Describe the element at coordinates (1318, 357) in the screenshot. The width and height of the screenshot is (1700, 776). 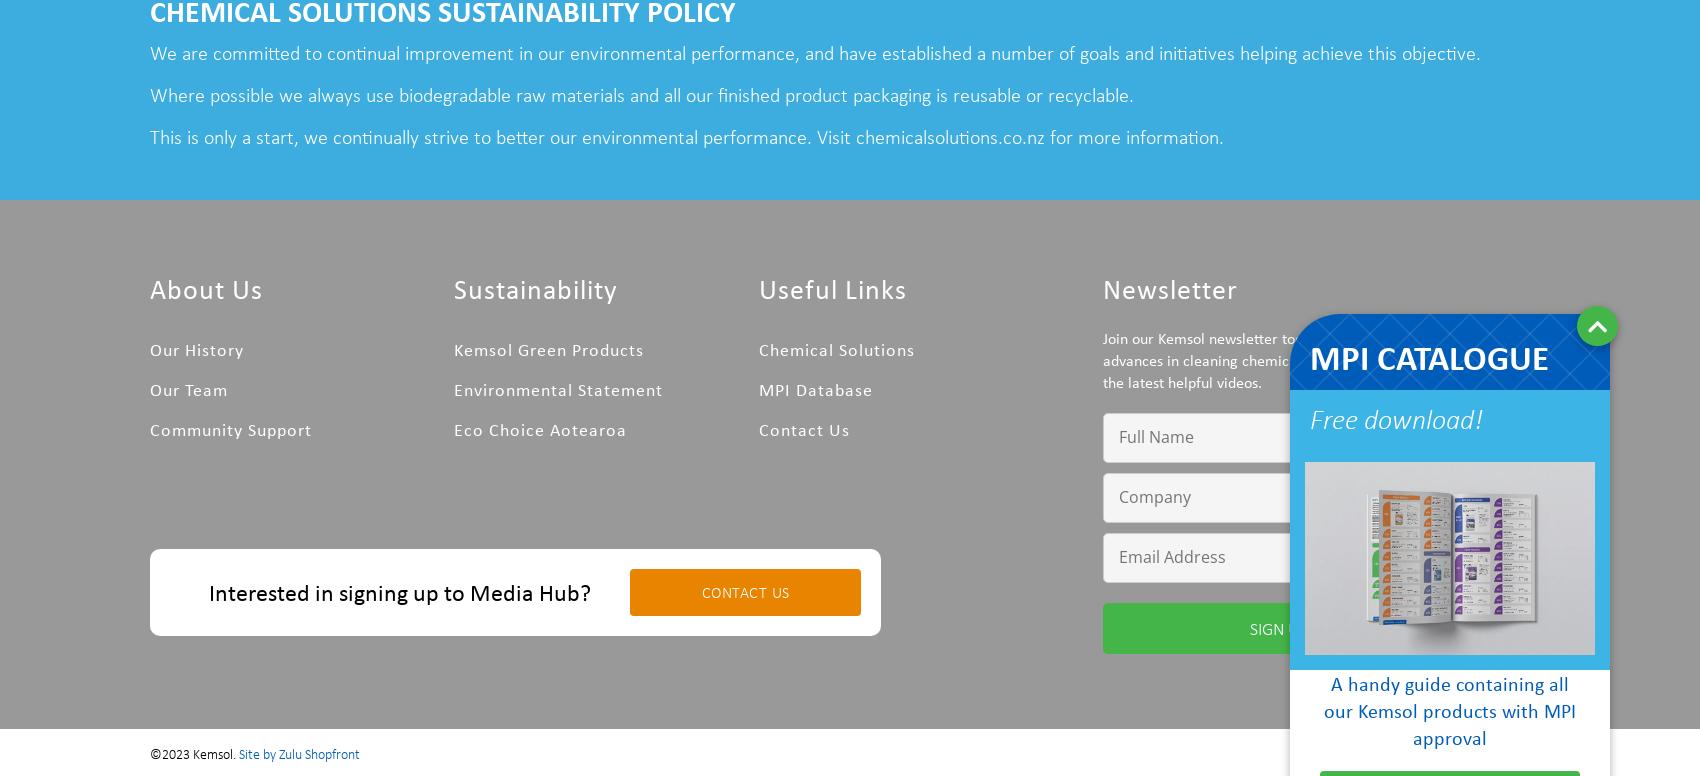
I see `'Join our Kemsol newsletter today for new product launches, advances in cleaning chemical technology, interesting articles and the latest helpful videos.'` at that location.